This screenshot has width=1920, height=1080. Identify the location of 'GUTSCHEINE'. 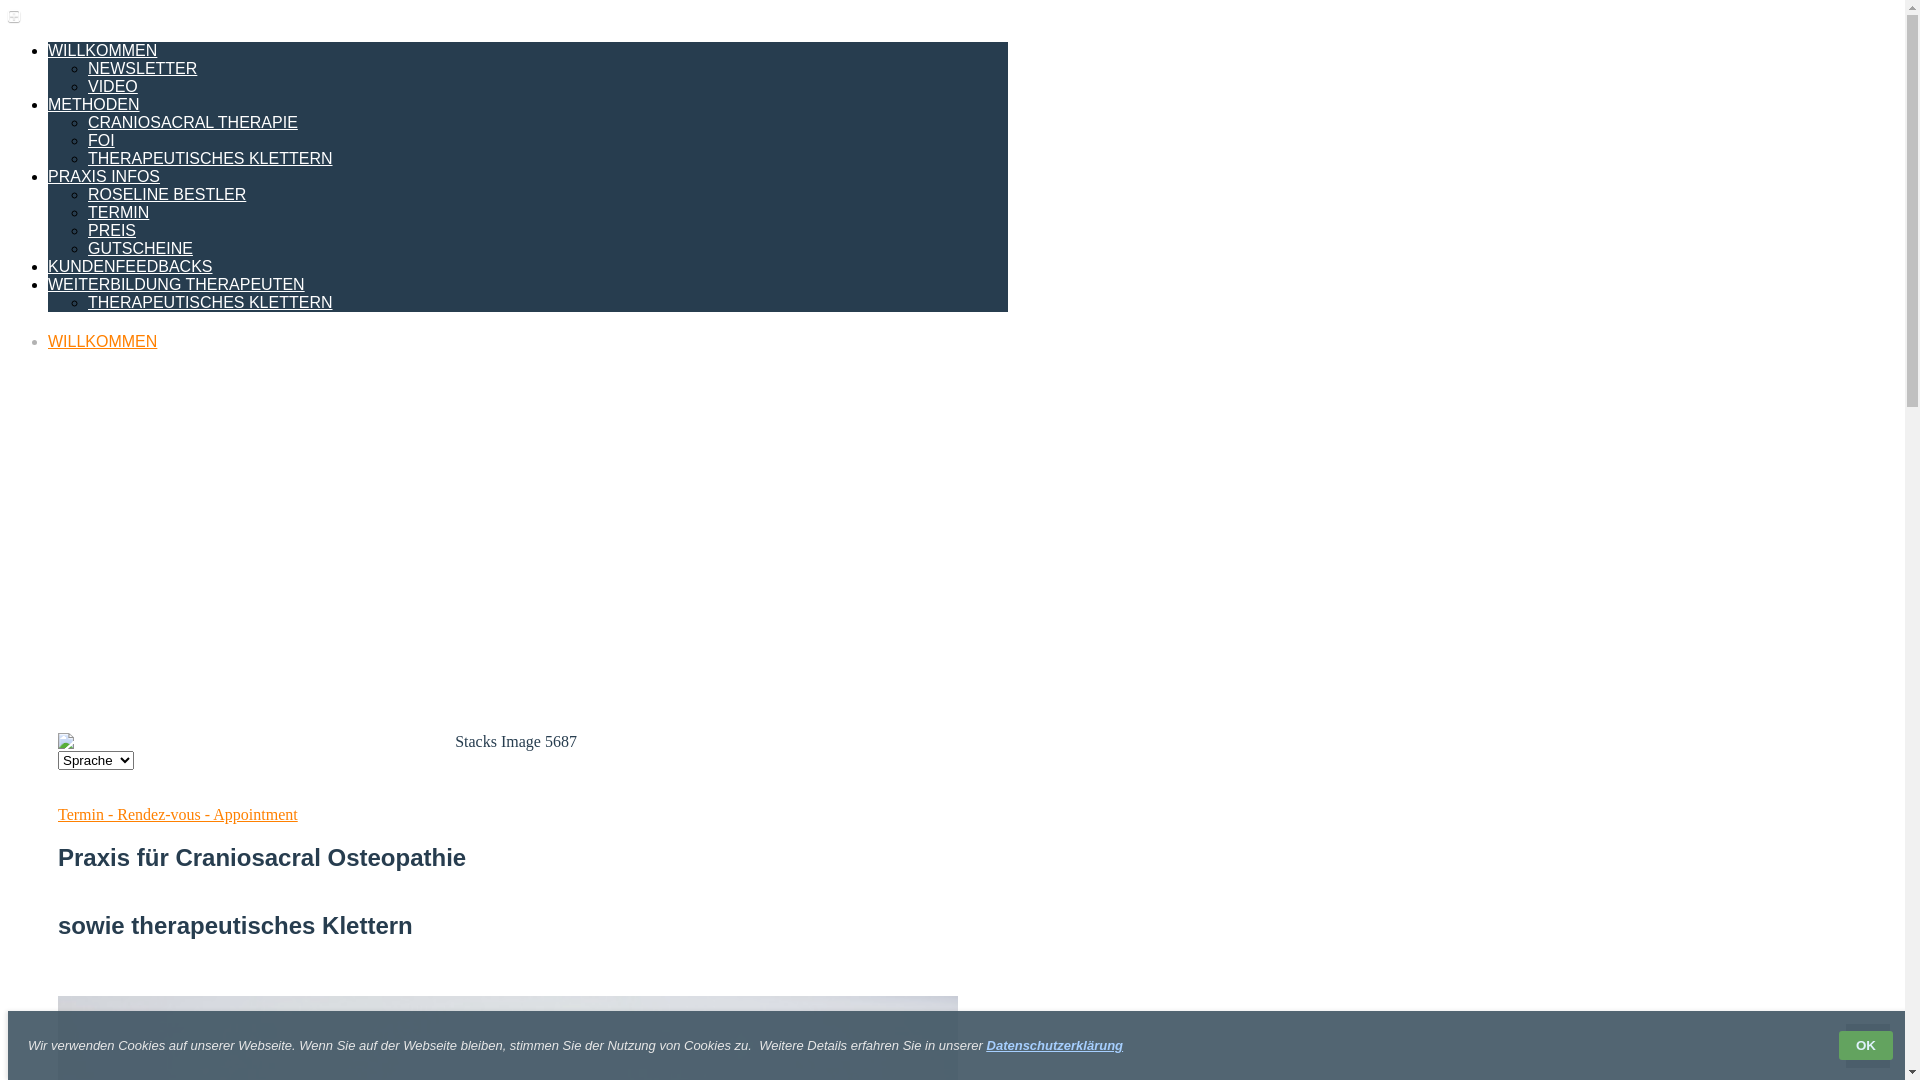
(139, 247).